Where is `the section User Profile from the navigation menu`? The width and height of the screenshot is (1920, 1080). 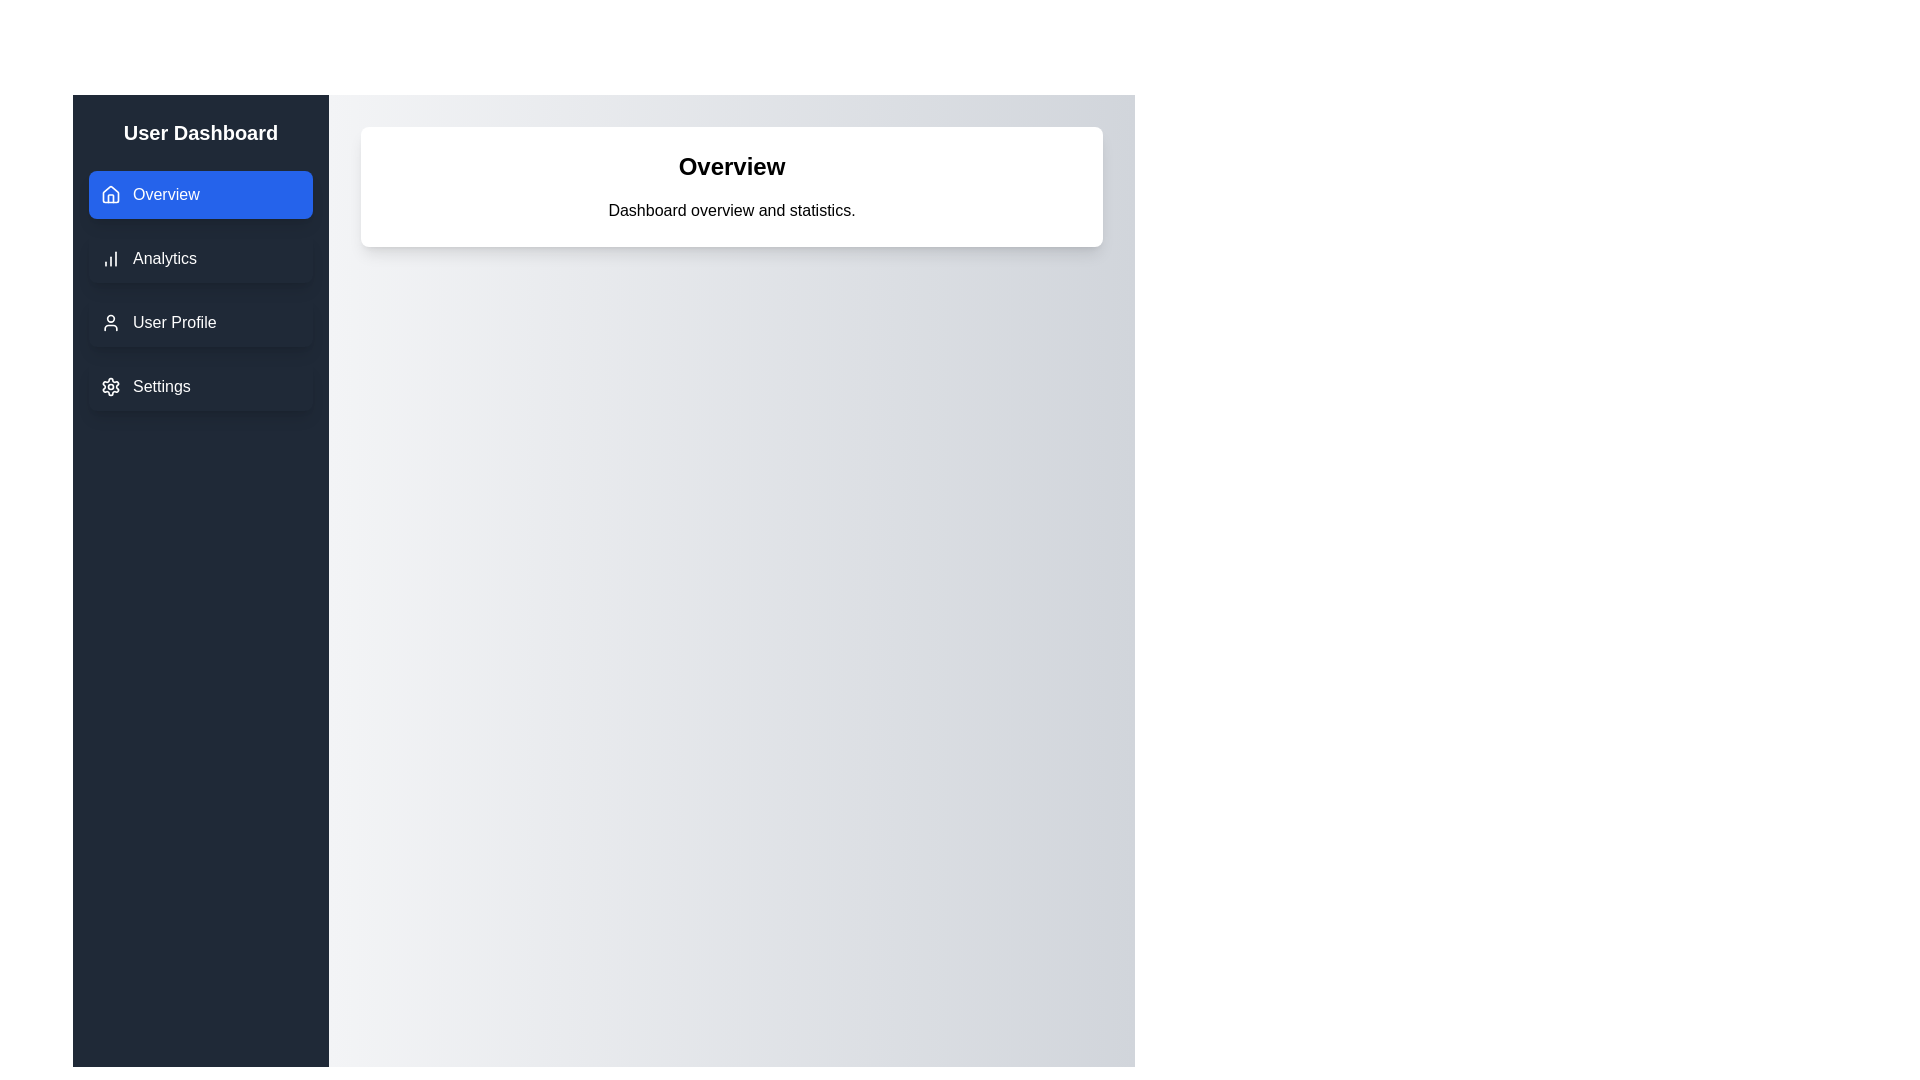 the section User Profile from the navigation menu is located at coordinates (201, 322).